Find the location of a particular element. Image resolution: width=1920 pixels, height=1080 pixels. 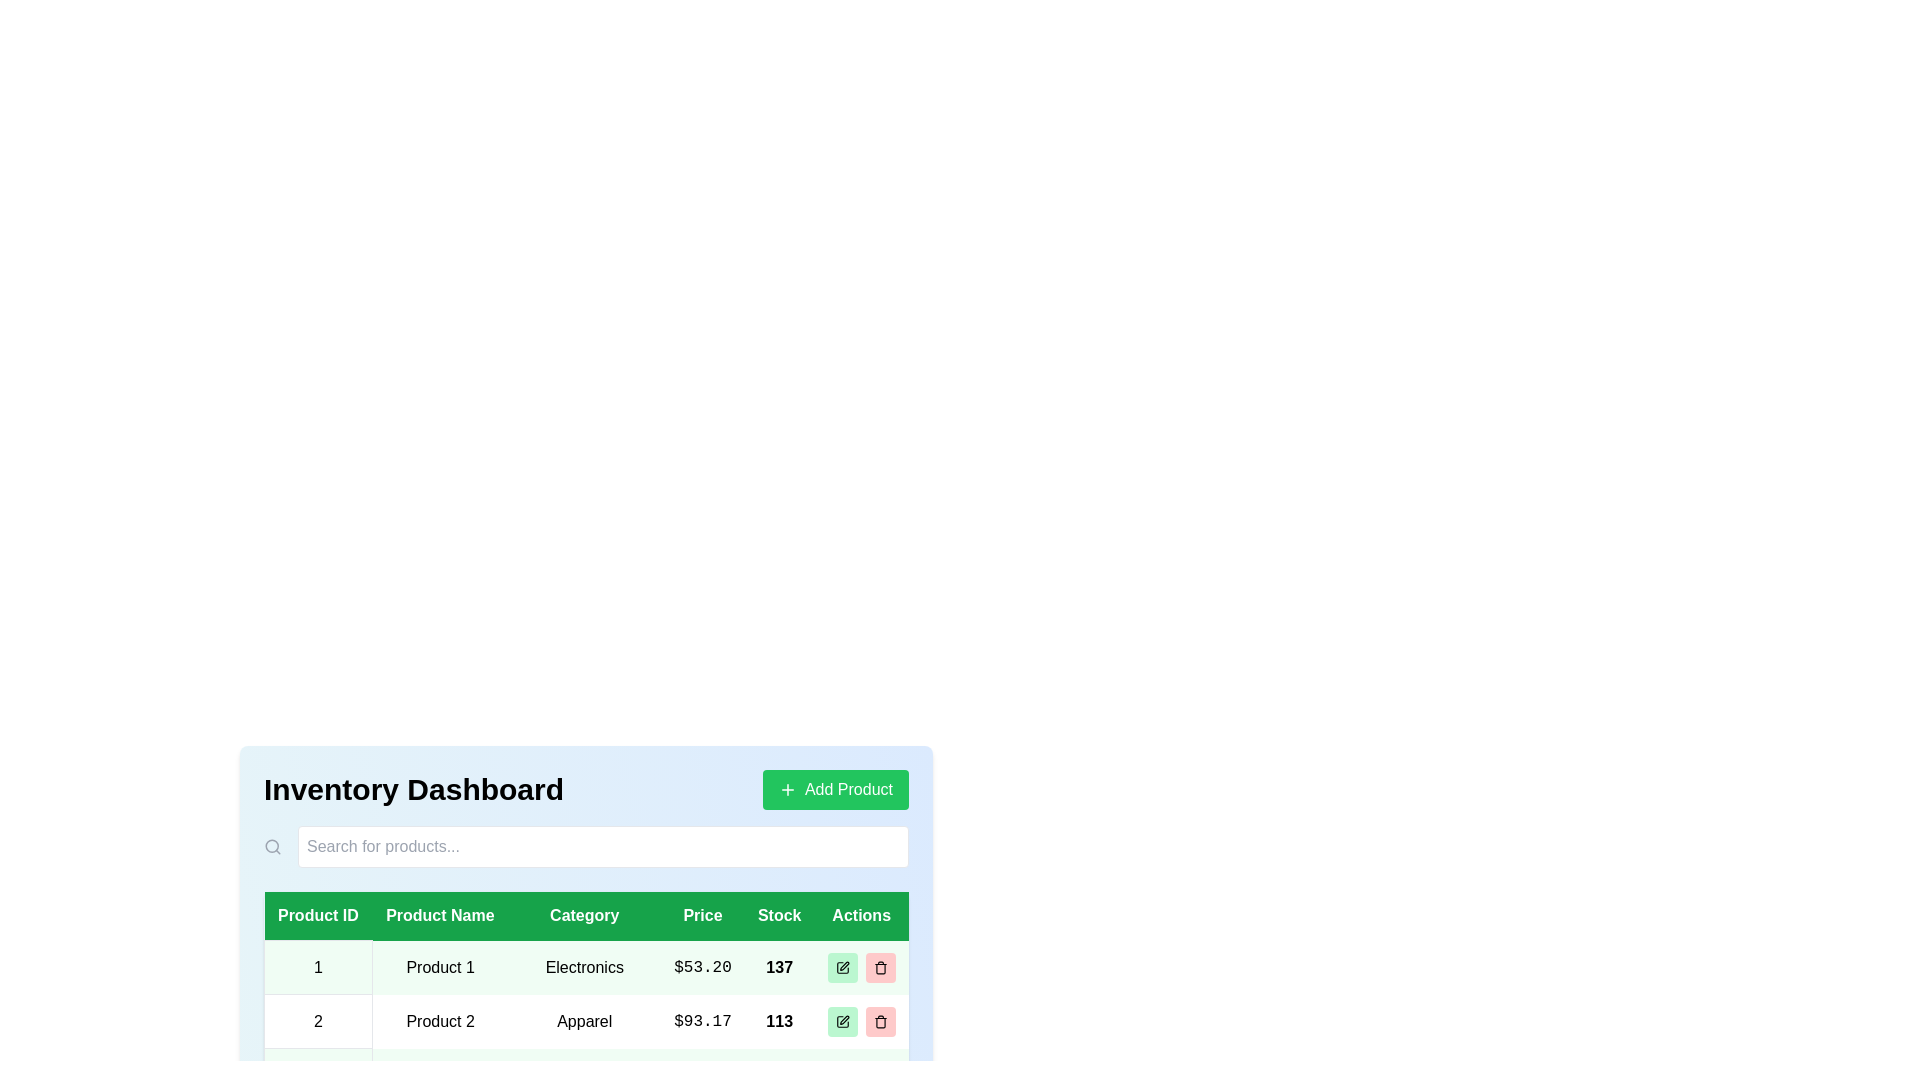

the edit button corresponding to the product in the 'Actions' column is located at coordinates (842, 966).